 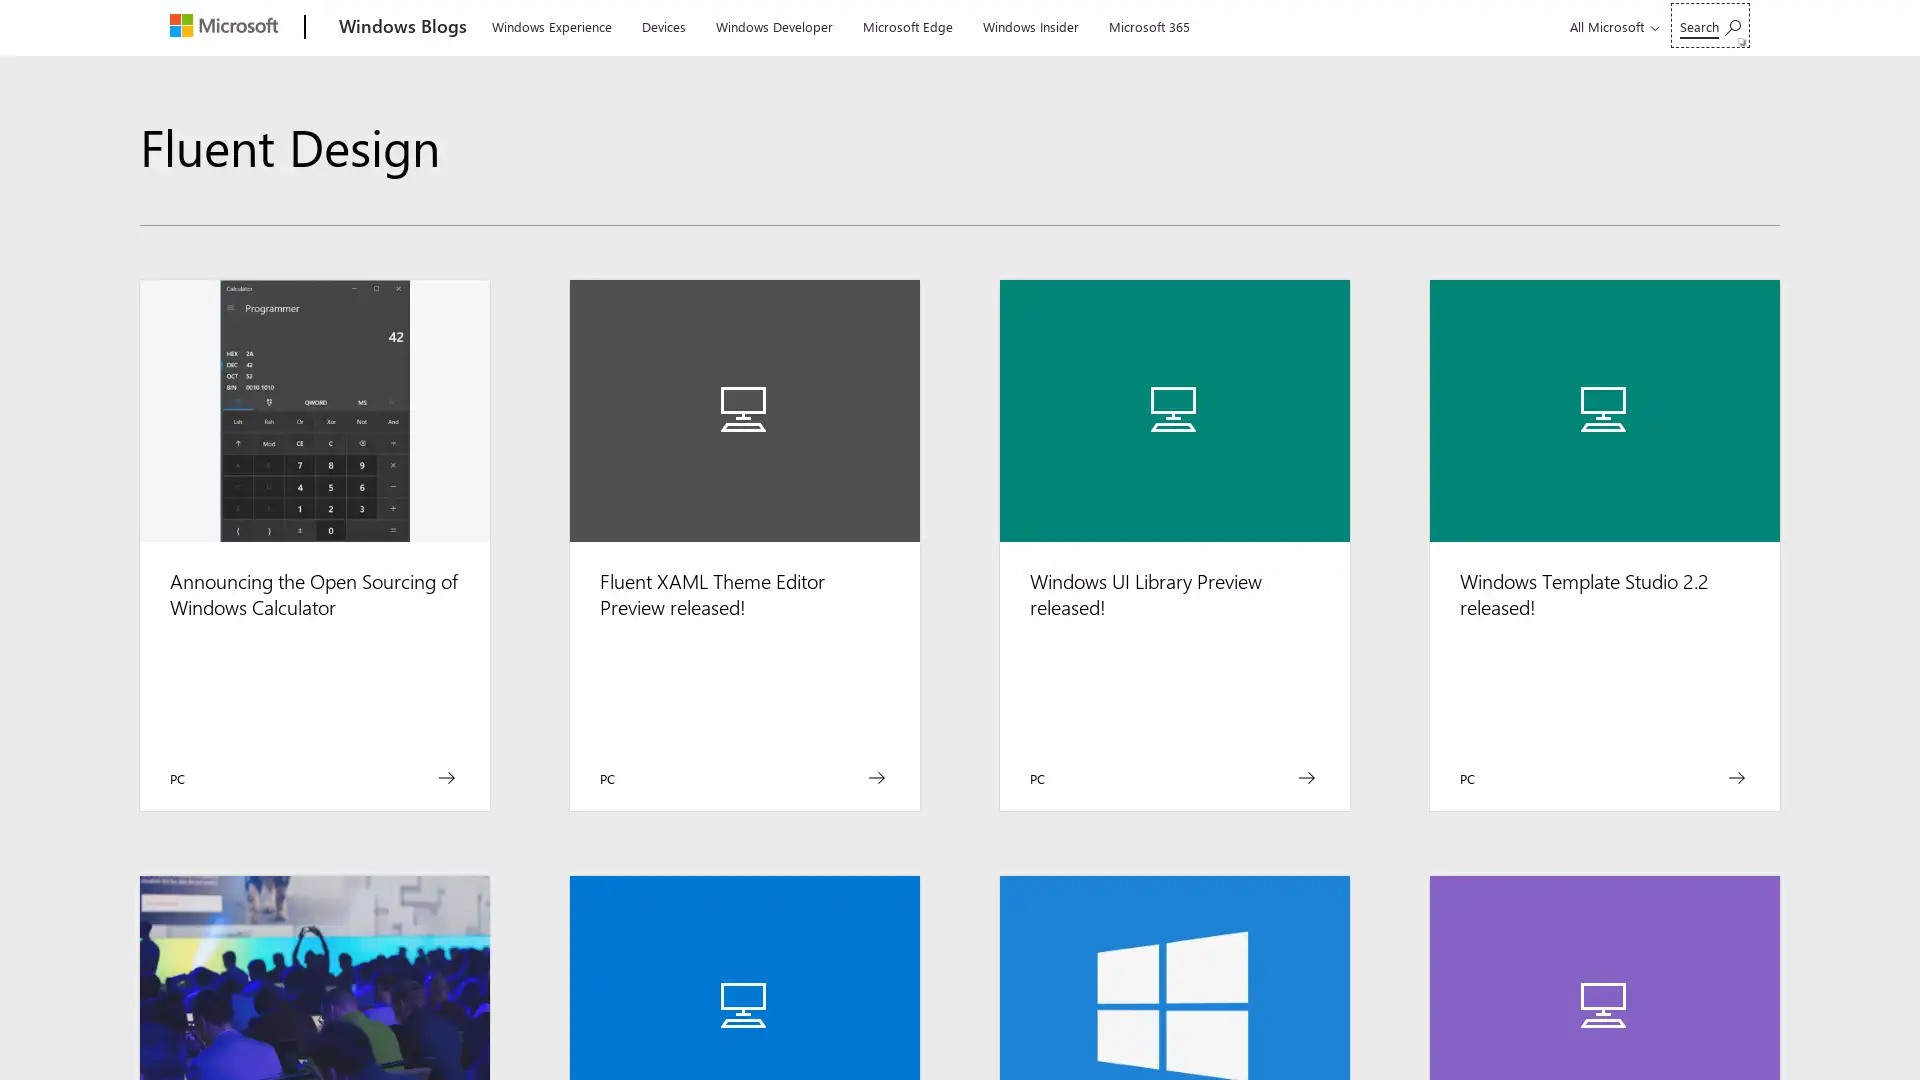 What do you see at coordinates (1611, 26) in the screenshot?
I see `All Microsoft expand to see list of Microsoft products and services` at bounding box center [1611, 26].